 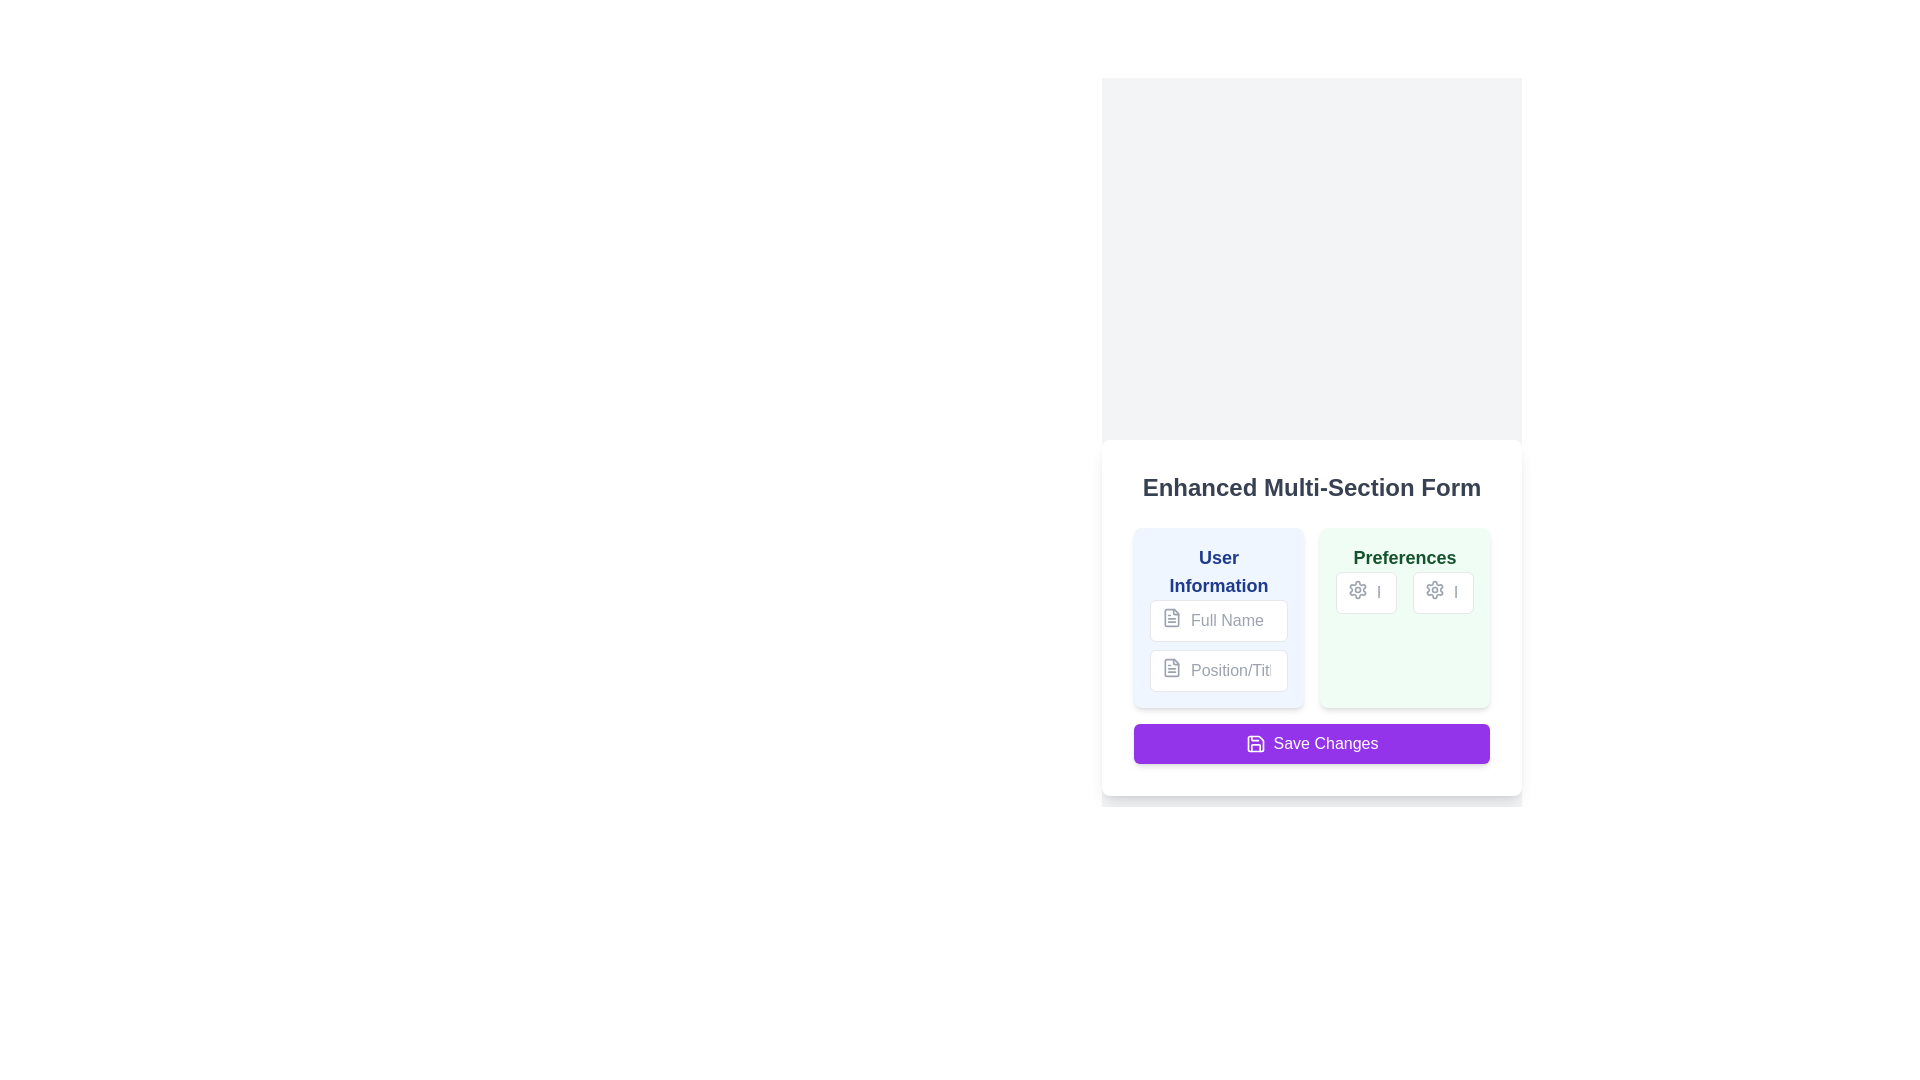 What do you see at coordinates (1171, 616) in the screenshot?
I see `the decorative user information icon located in the 'User Information' section above the 'Full Name' label` at bounding box center [1171, 616].